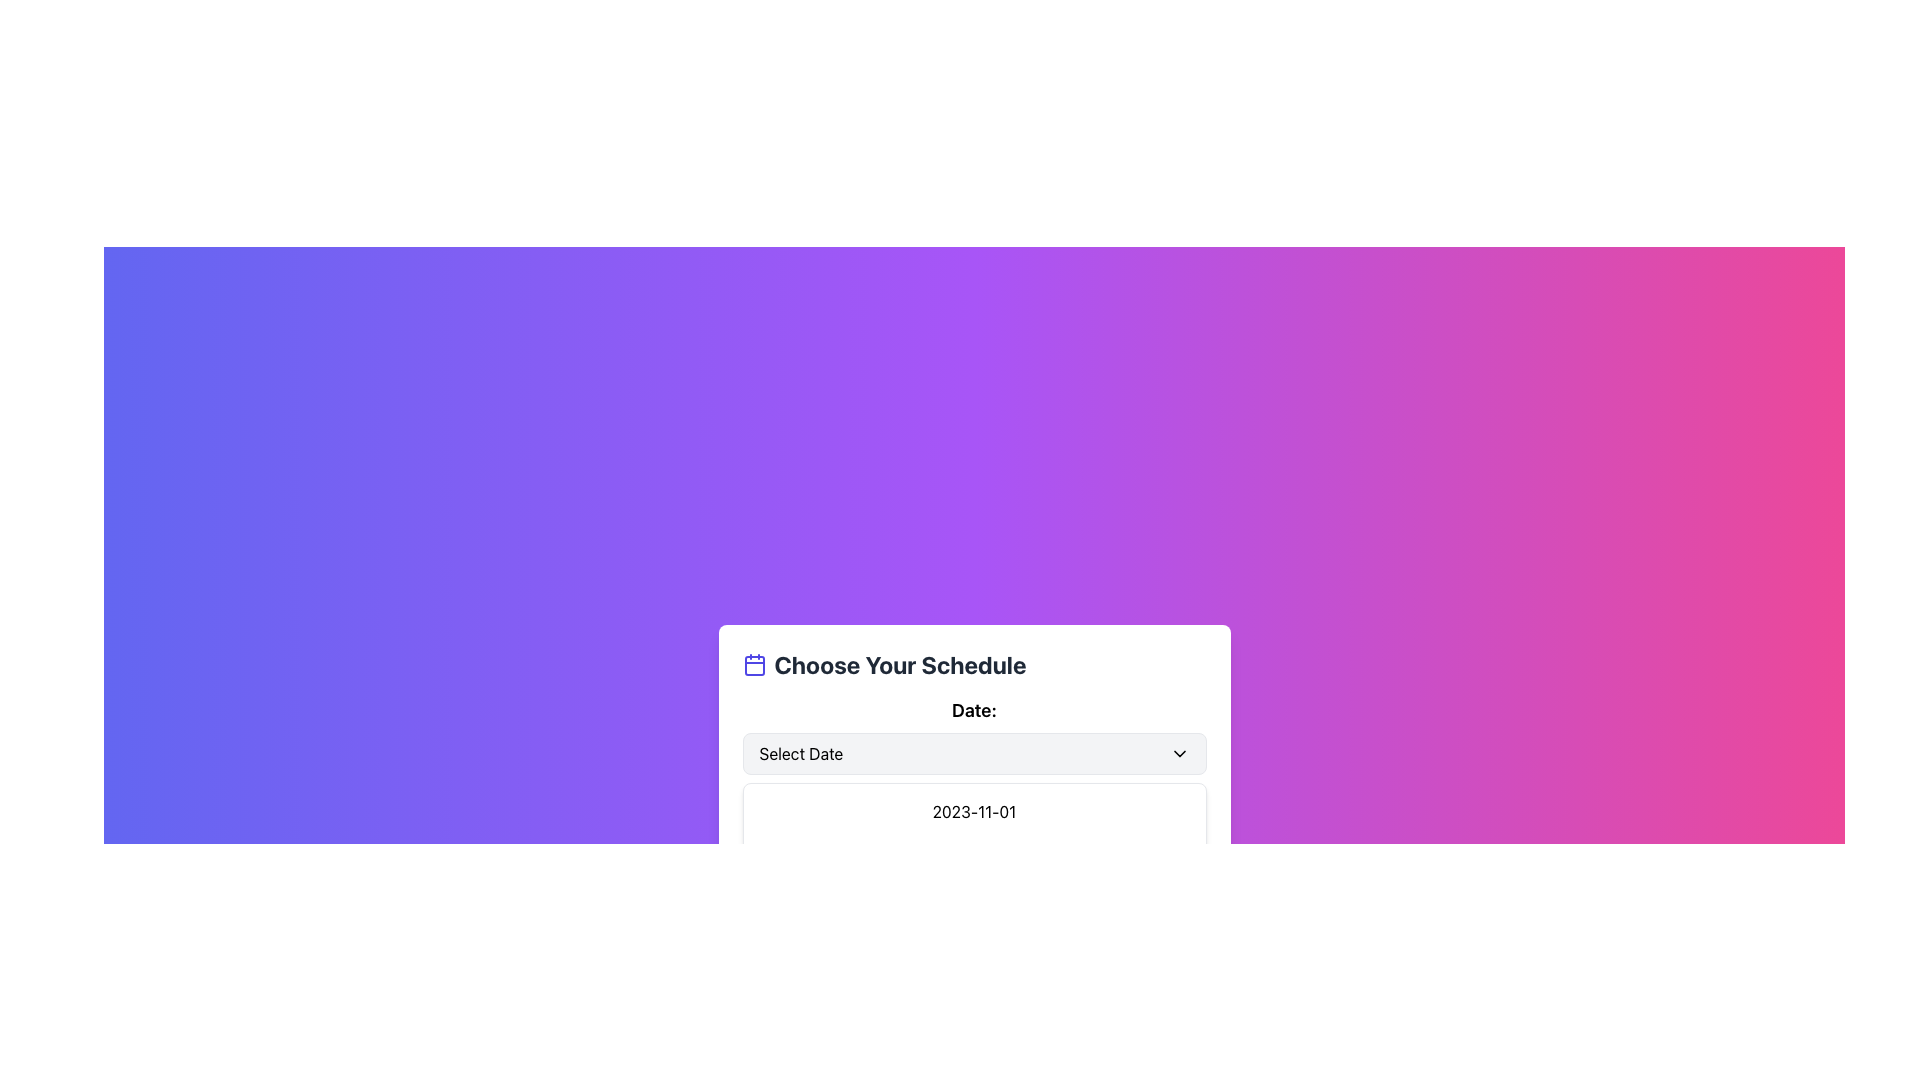  What do you see at coordinates (974, 829) in the screenshot?
I see `the list item displaying the date '2023-11-01' in the dropdown menu` at bounding box center [974, 829].